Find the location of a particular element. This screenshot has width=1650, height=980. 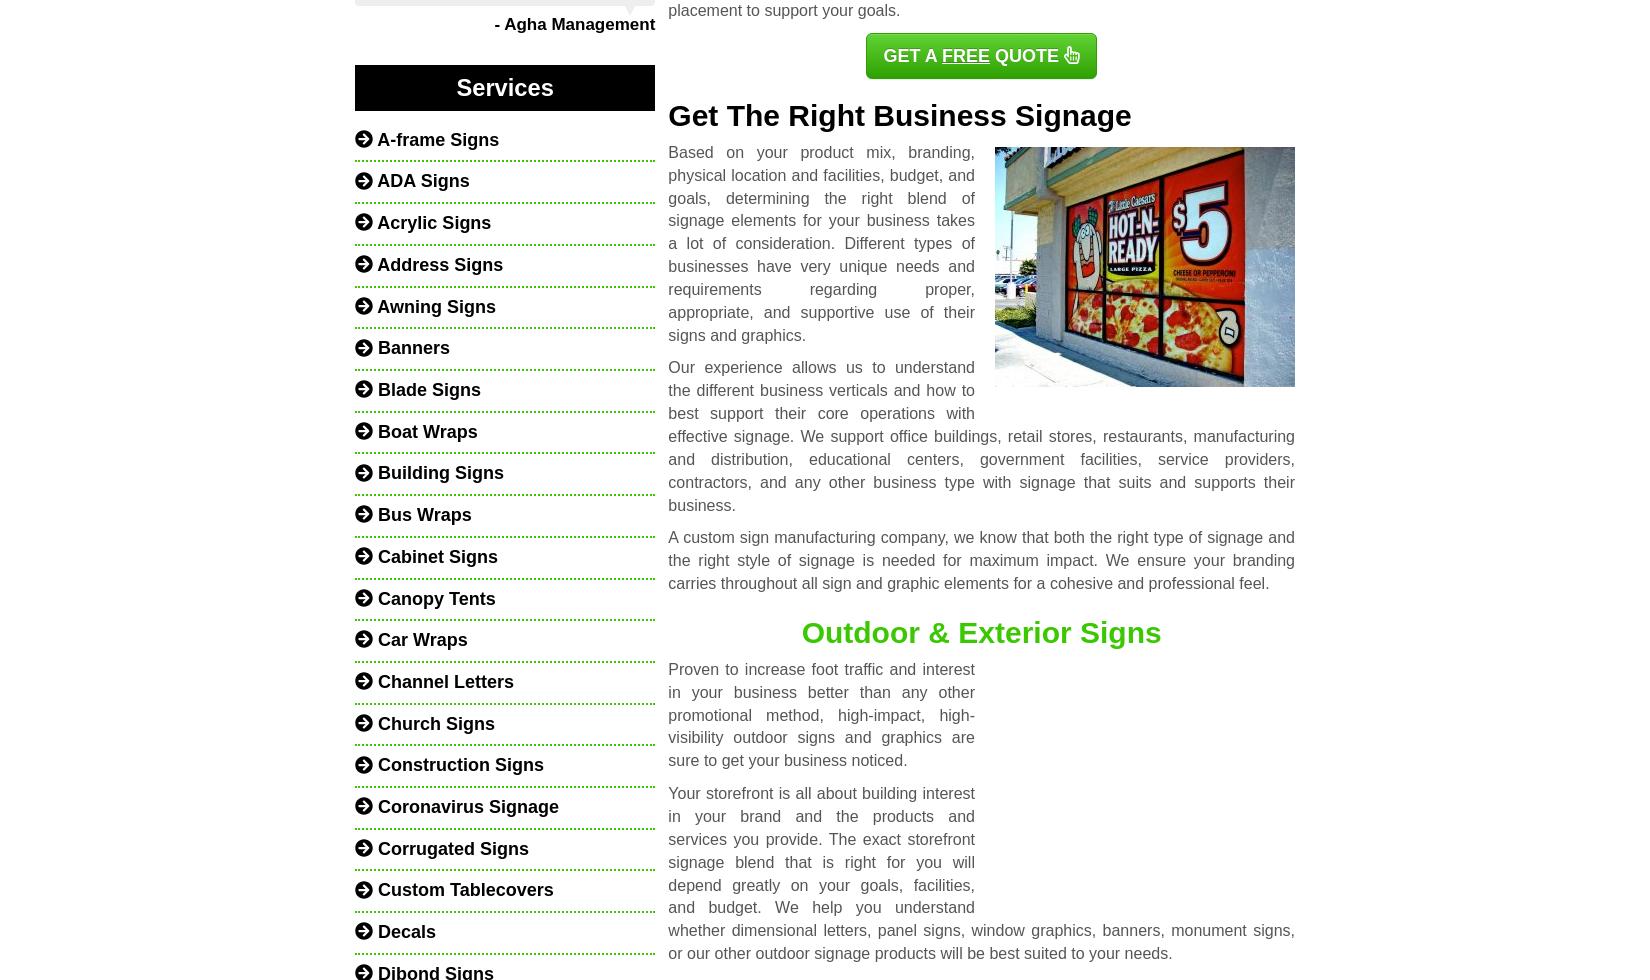

'Based on your product mix, branding, physical location and facilities, budget, and goals, determining the right blend of signage elements for your business takes a lot of consideration. Different types of businesses have very unique needs and requirements regarding proper, appropriate, and supportive use of their signs and graphics.' is located at coordinates (666, 243).